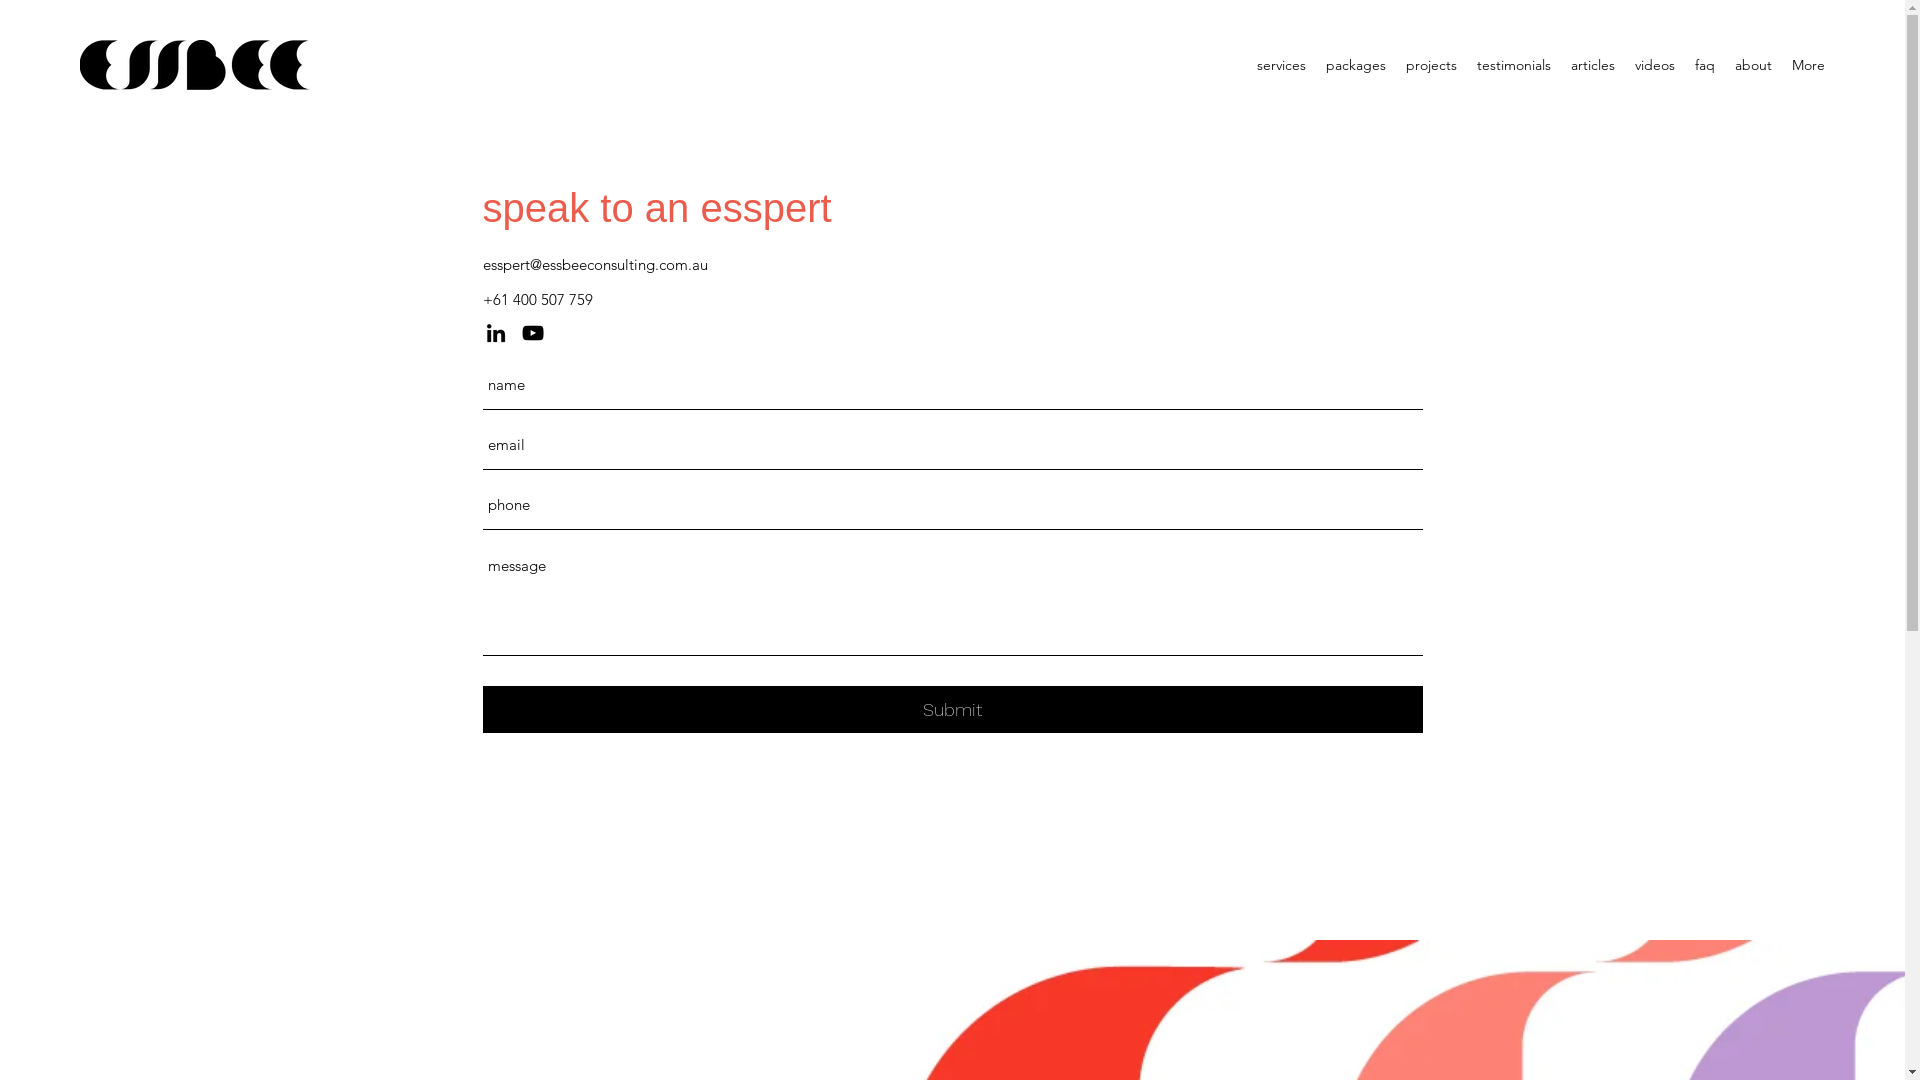  What do you see at coordinates (1430, 64) in the screenshot?
I see `'projects'` at bounding box center [1430, 64].